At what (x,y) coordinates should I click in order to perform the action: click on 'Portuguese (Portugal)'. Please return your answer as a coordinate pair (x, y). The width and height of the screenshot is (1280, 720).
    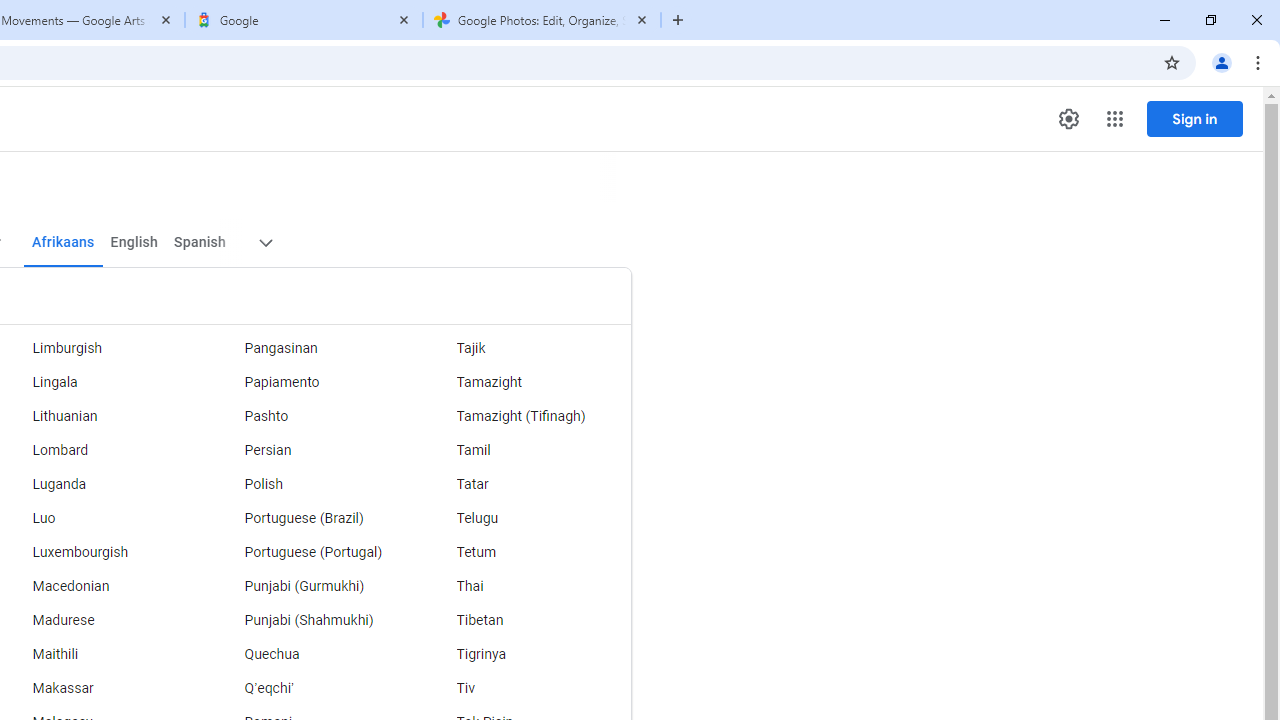
    Looking at the image, I should click on (311, 552).